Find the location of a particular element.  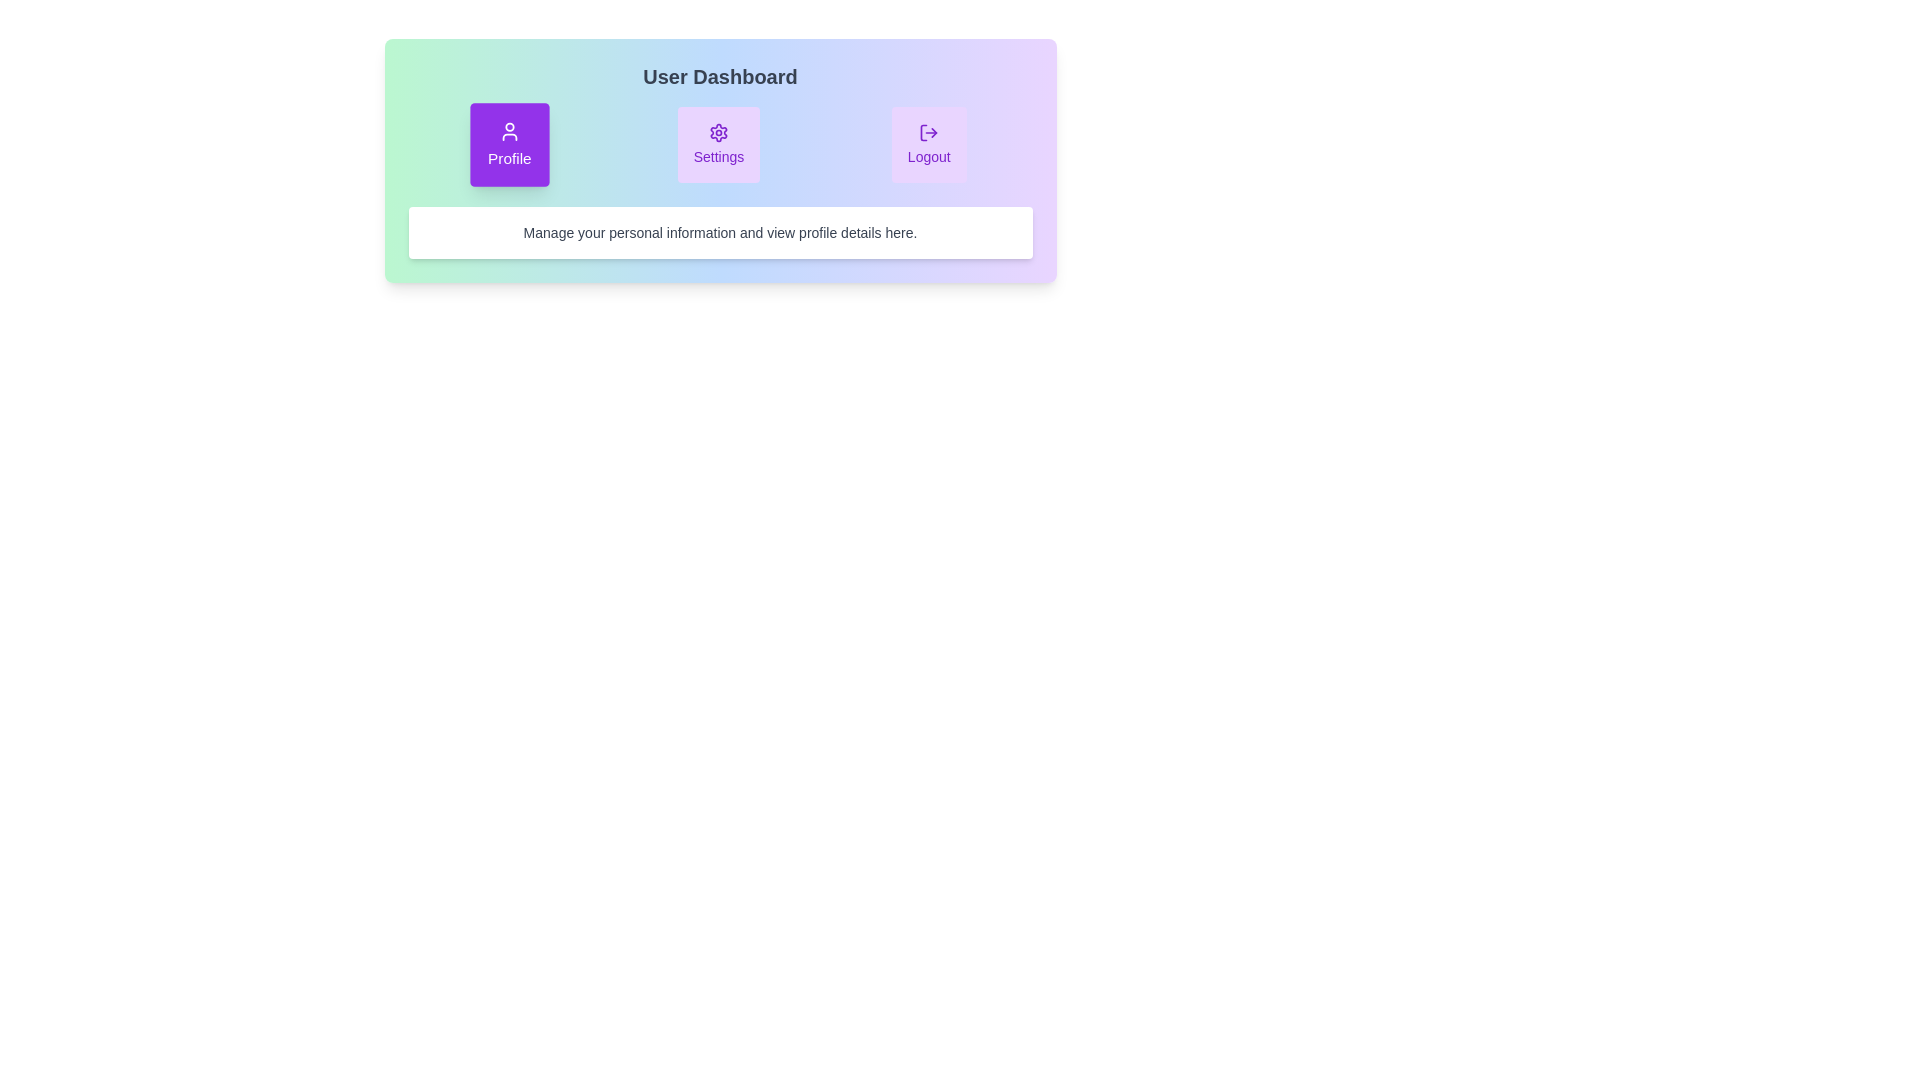

the Settings tab to view its hover effect is located at coordinates (718, 144).